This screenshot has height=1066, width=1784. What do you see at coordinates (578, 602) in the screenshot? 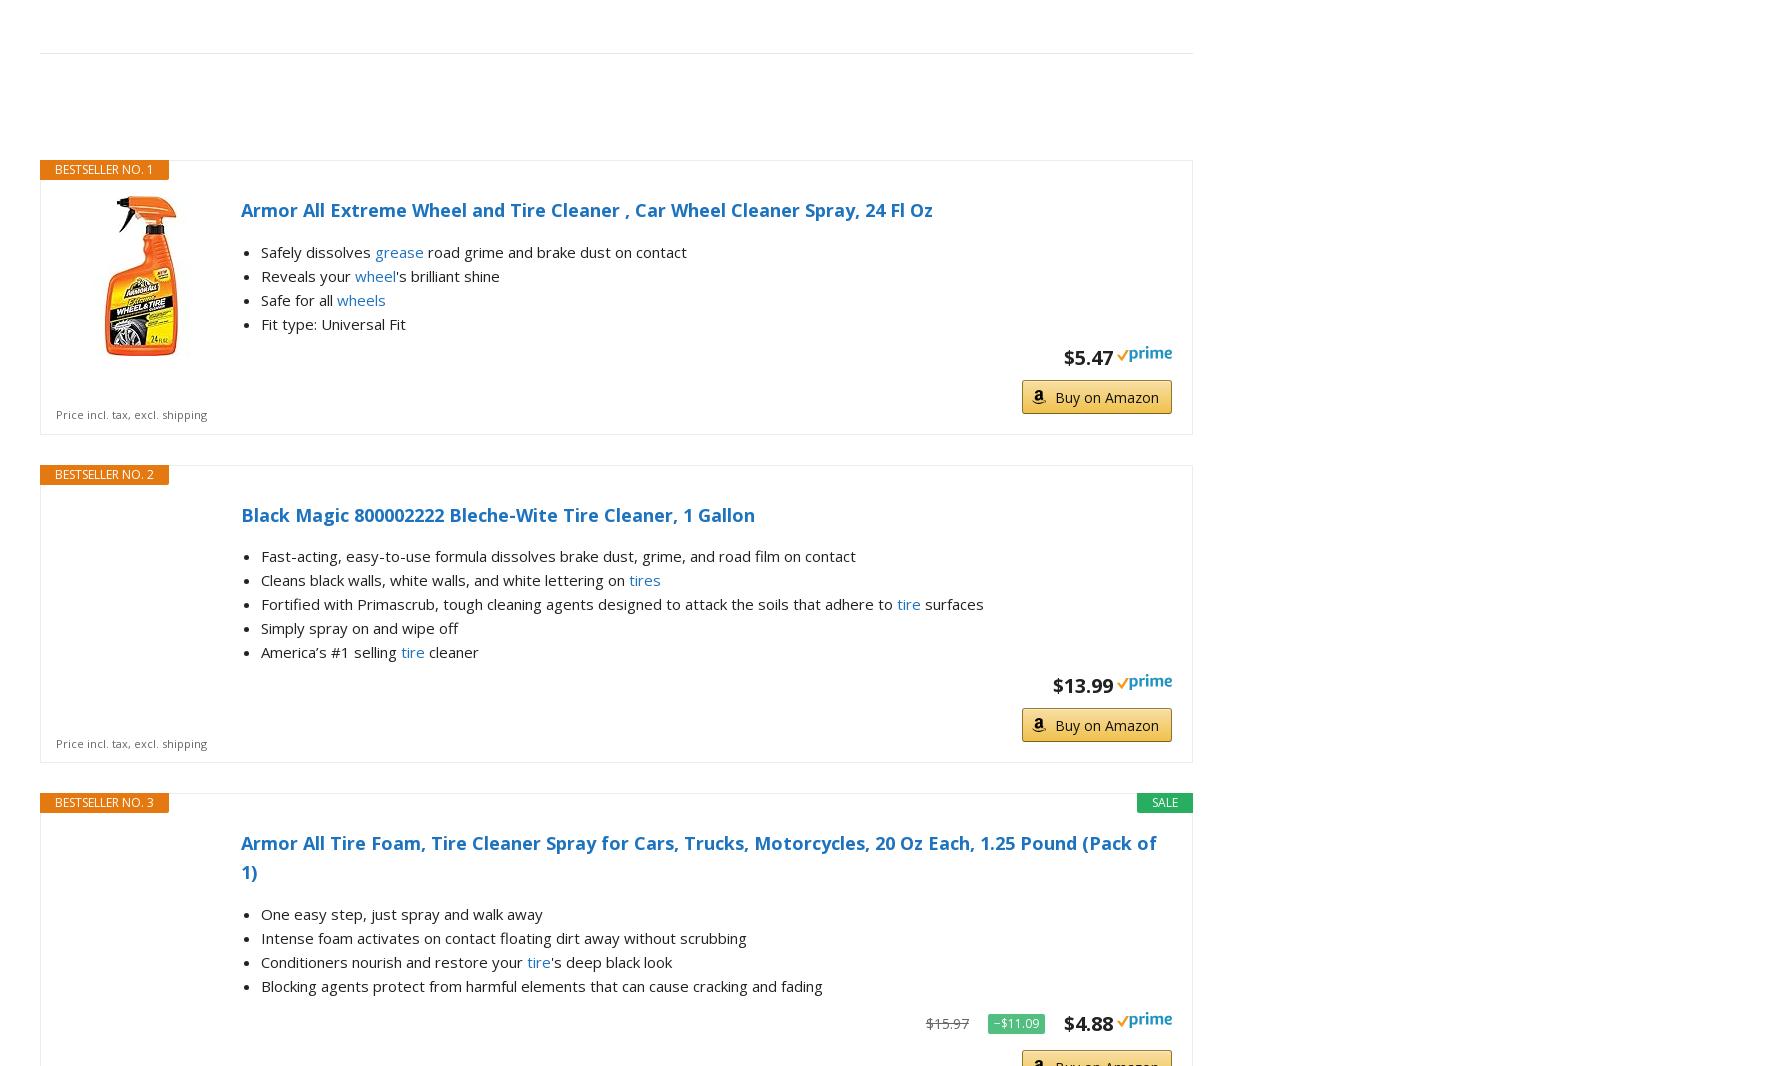
I see `'Fortified with Primascrub, tough cleaning agents designed to attack the soils that adhere to'` at bounding box center [578, 602].